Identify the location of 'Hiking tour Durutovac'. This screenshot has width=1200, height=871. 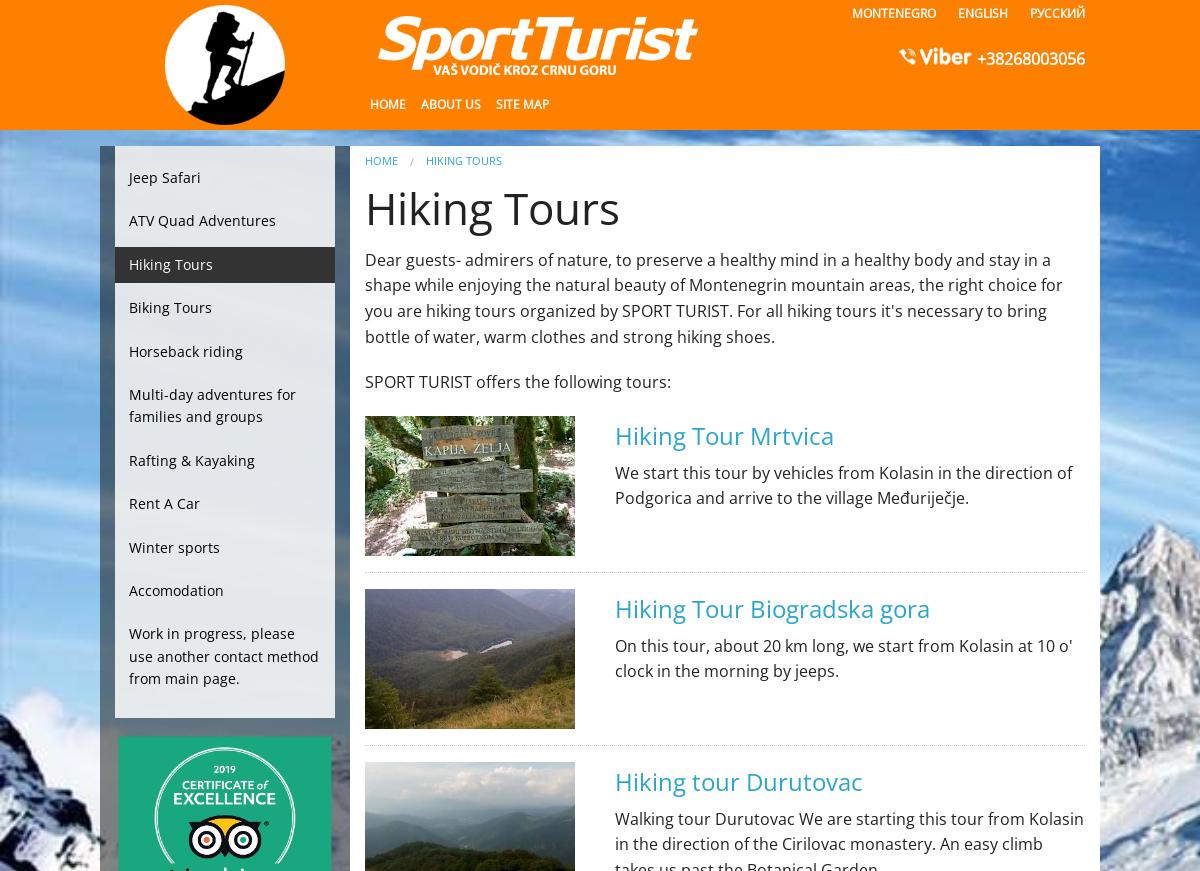
(738, 780).